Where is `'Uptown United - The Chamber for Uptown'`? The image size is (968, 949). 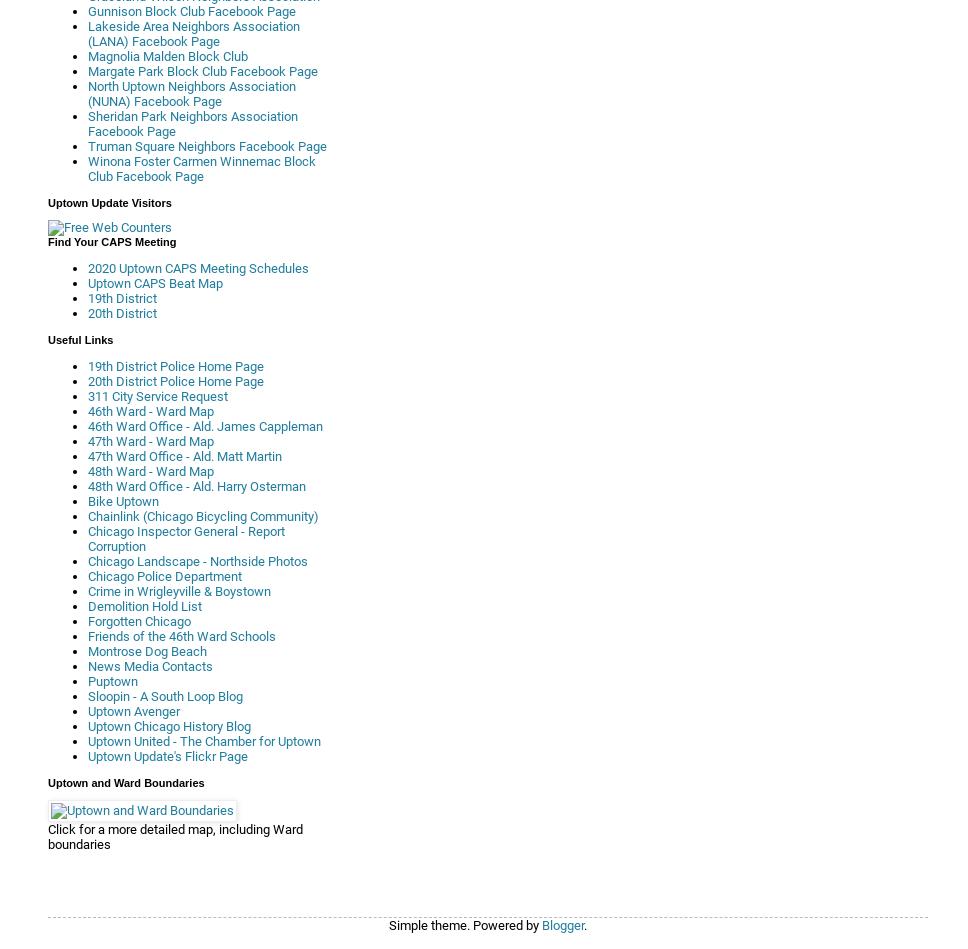 'Uptown United - The Chamber for Uptown' is located at coordinates (203, 741).